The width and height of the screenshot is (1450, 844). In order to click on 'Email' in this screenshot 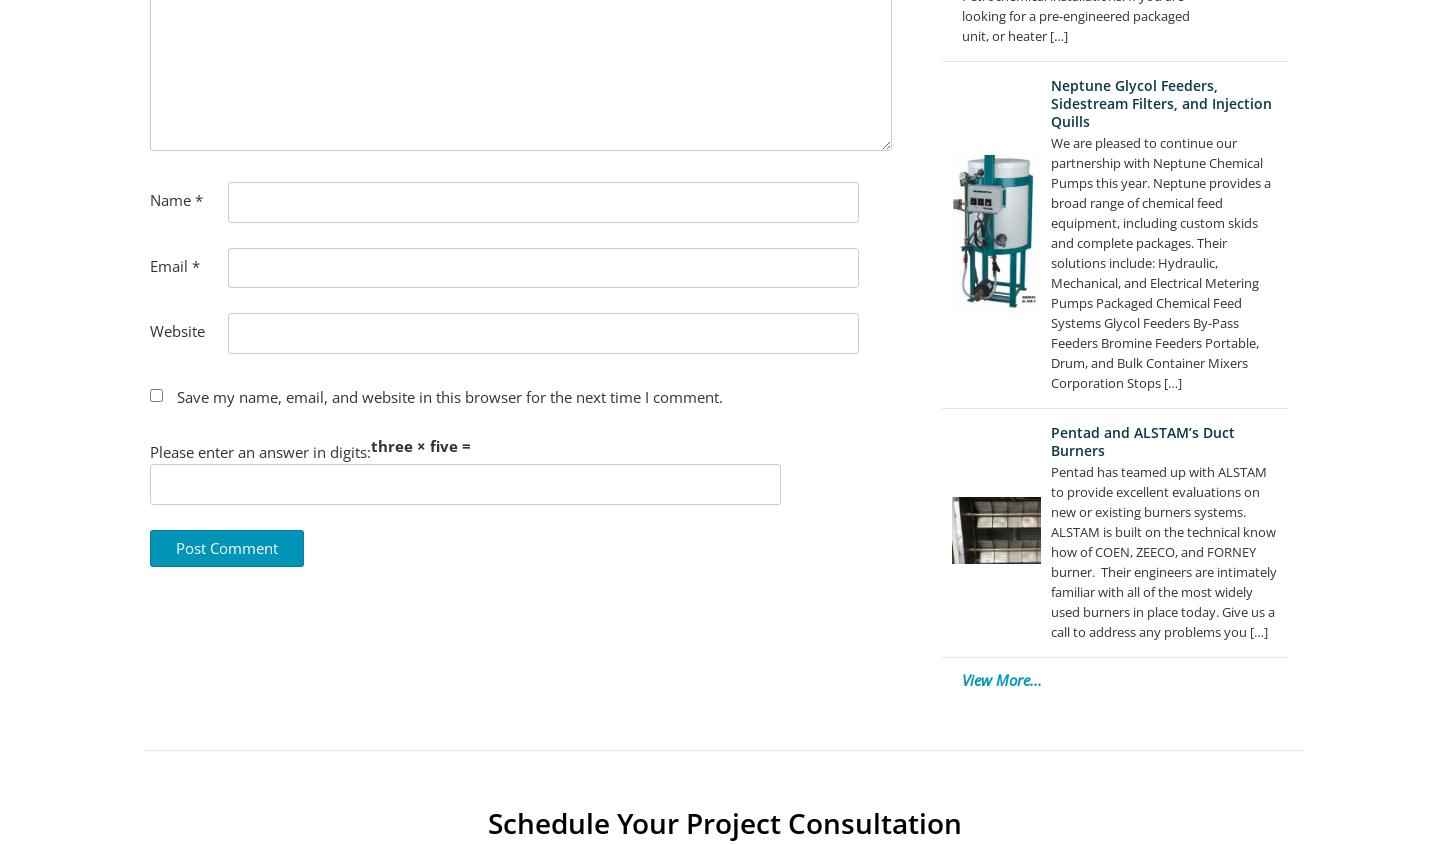, I will do `click(148, 264)`.